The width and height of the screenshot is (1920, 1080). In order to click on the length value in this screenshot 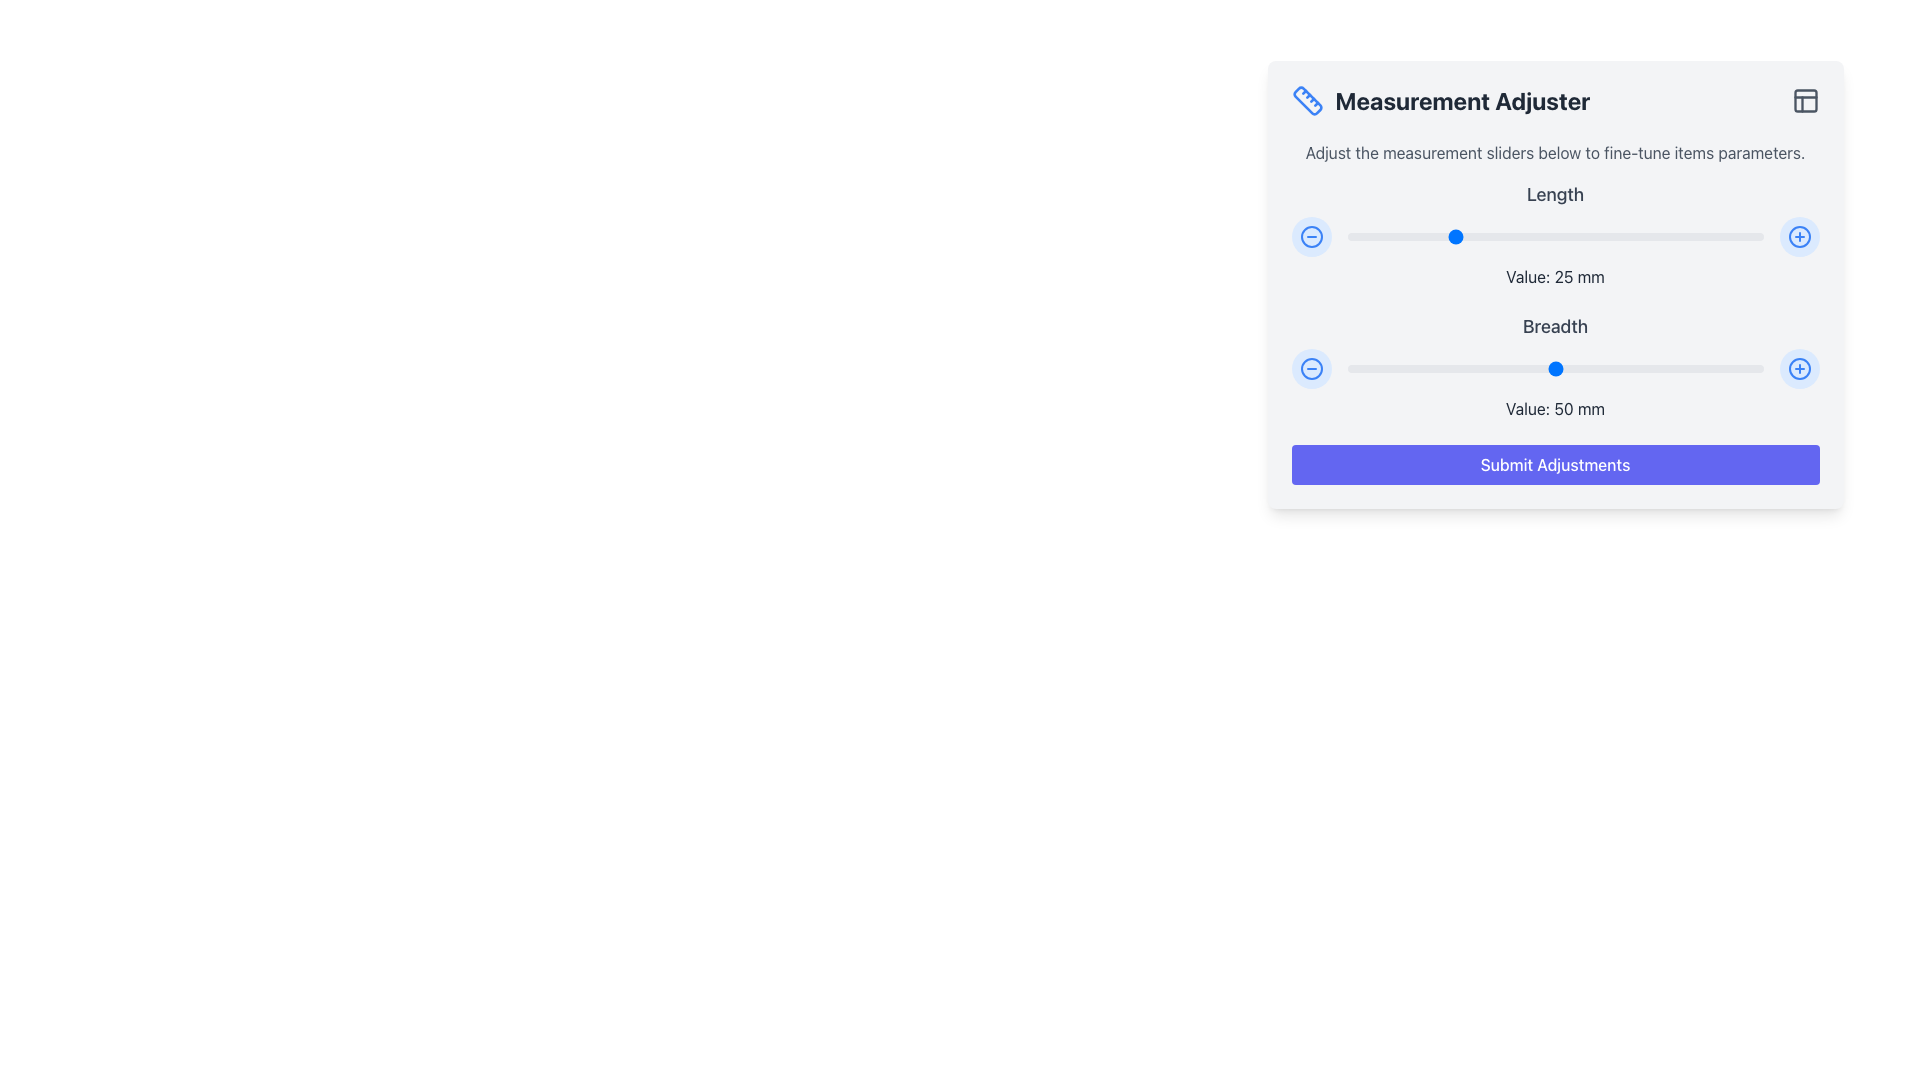, I will do `click(1464, 235)`.